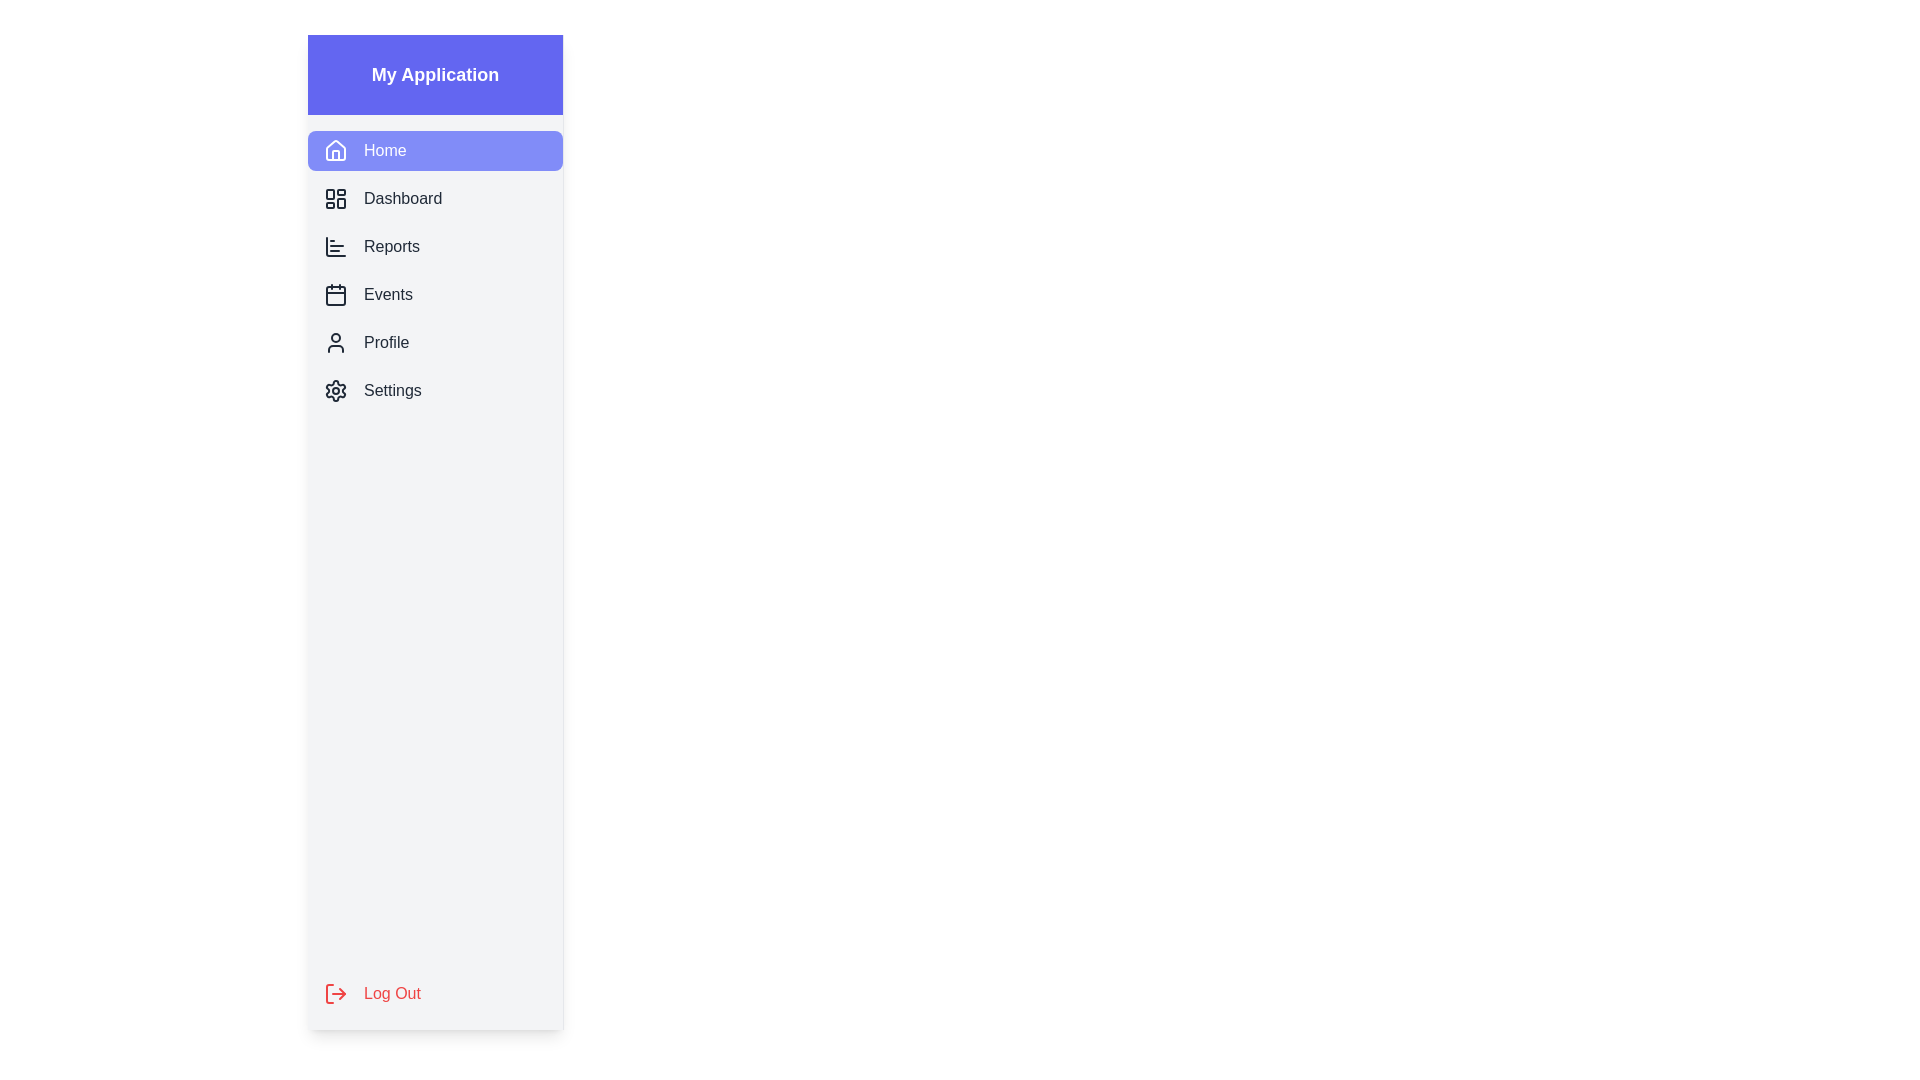 The width and height of the screenshot is (1920, 1080). What do you see at coordinates (336, 390) in the screenshot?
I see `the settings icon located at the bottom-left corner of the vertical navigation menu` at bounding box center [336, 390].